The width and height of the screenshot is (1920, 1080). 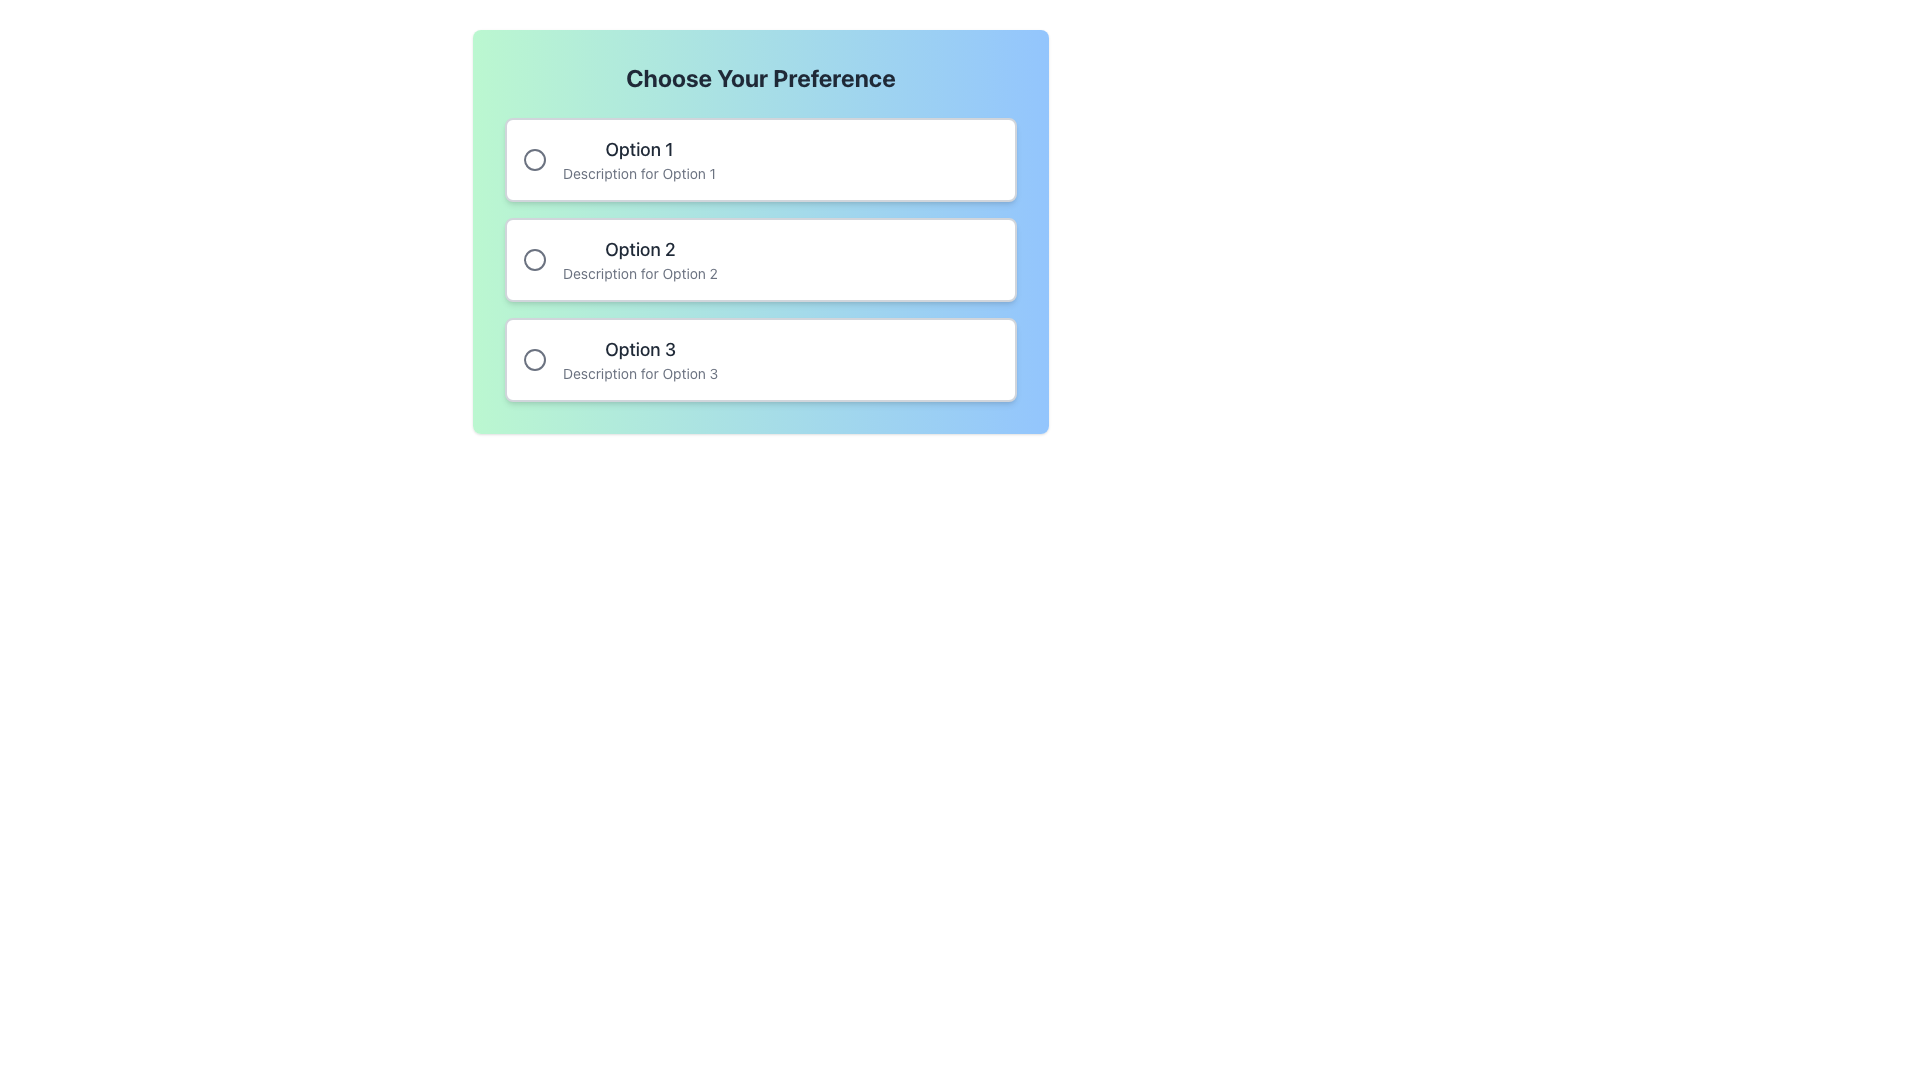 What do you see at coordinates (640, 258) in the screenshot?
I see `the 'Option 2' text block, which is the second item in the selection list under 'Choose Your Preference.'` at bounding box center [640, 258].